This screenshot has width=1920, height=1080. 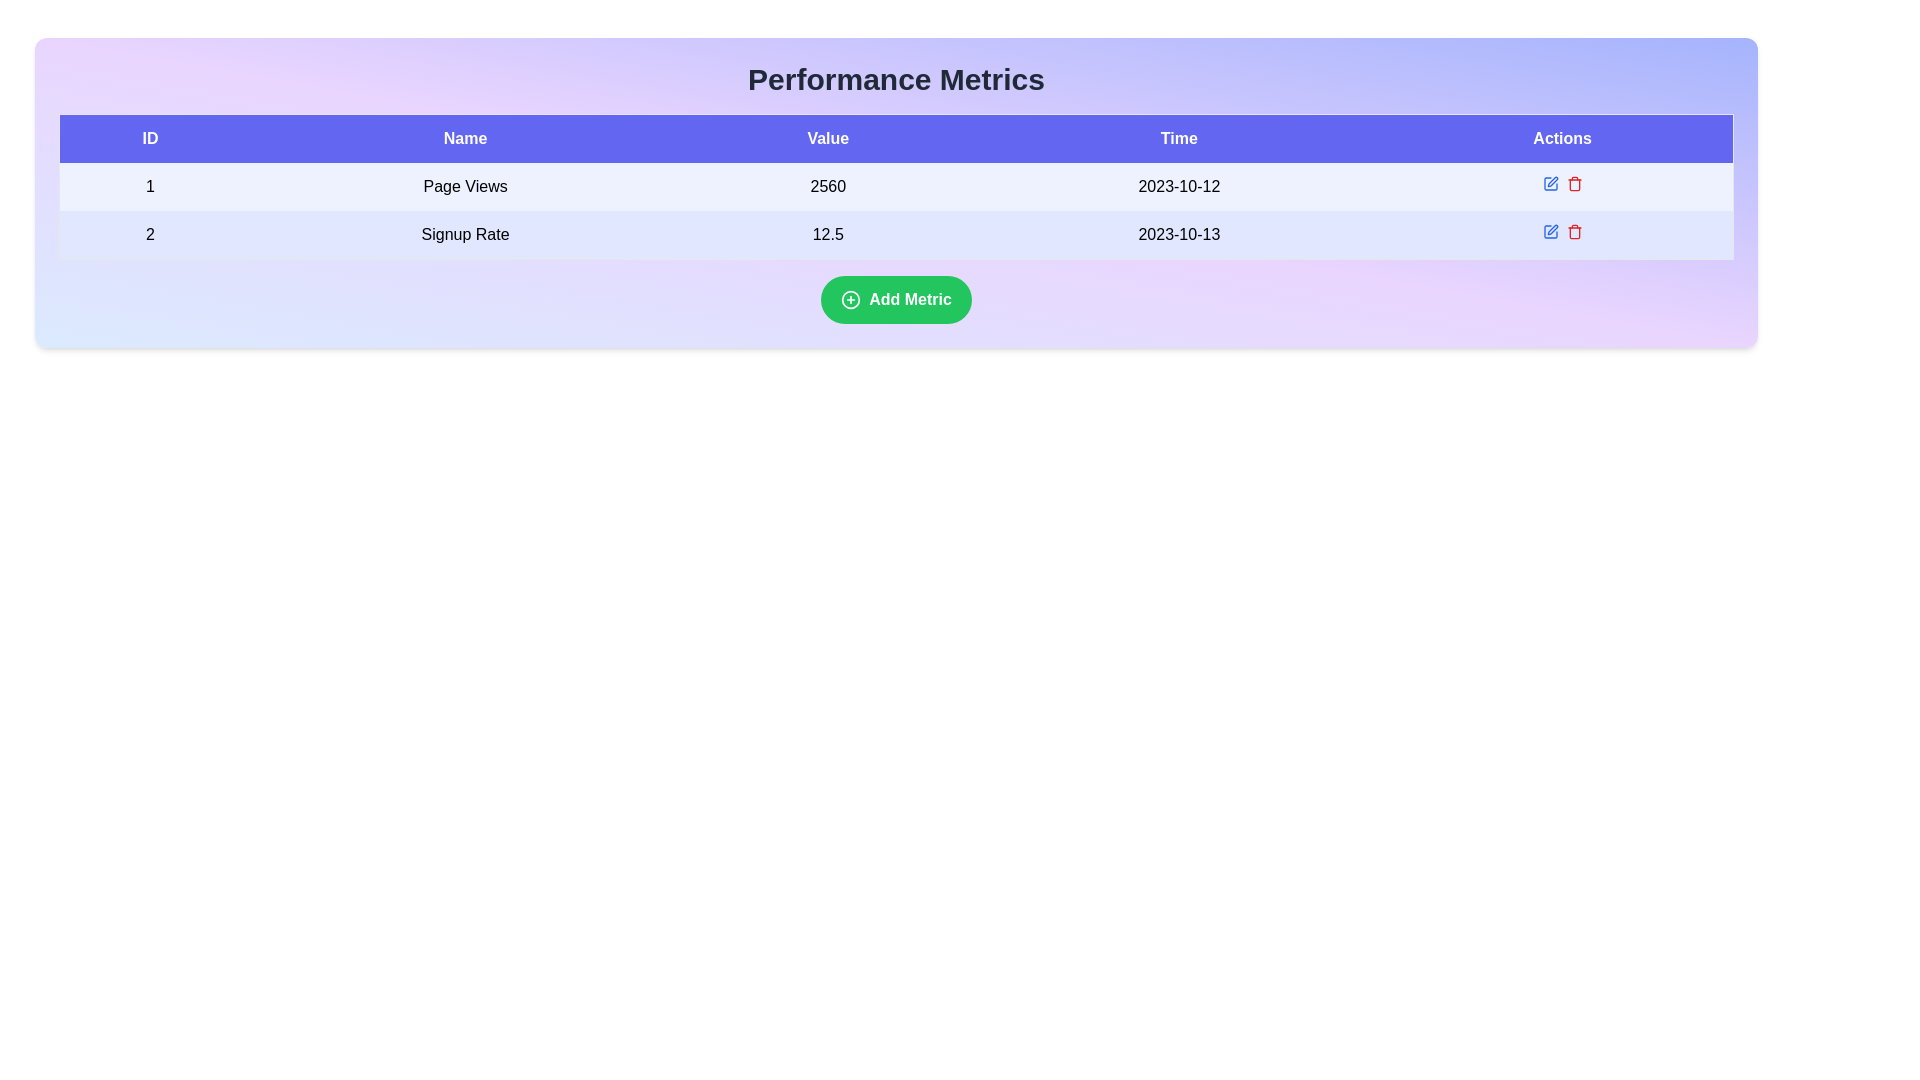 I want to click on the 'Actions' table header cell, which is the last column header in the table with a blue background and bold white text, so click(x=1561, y=137).